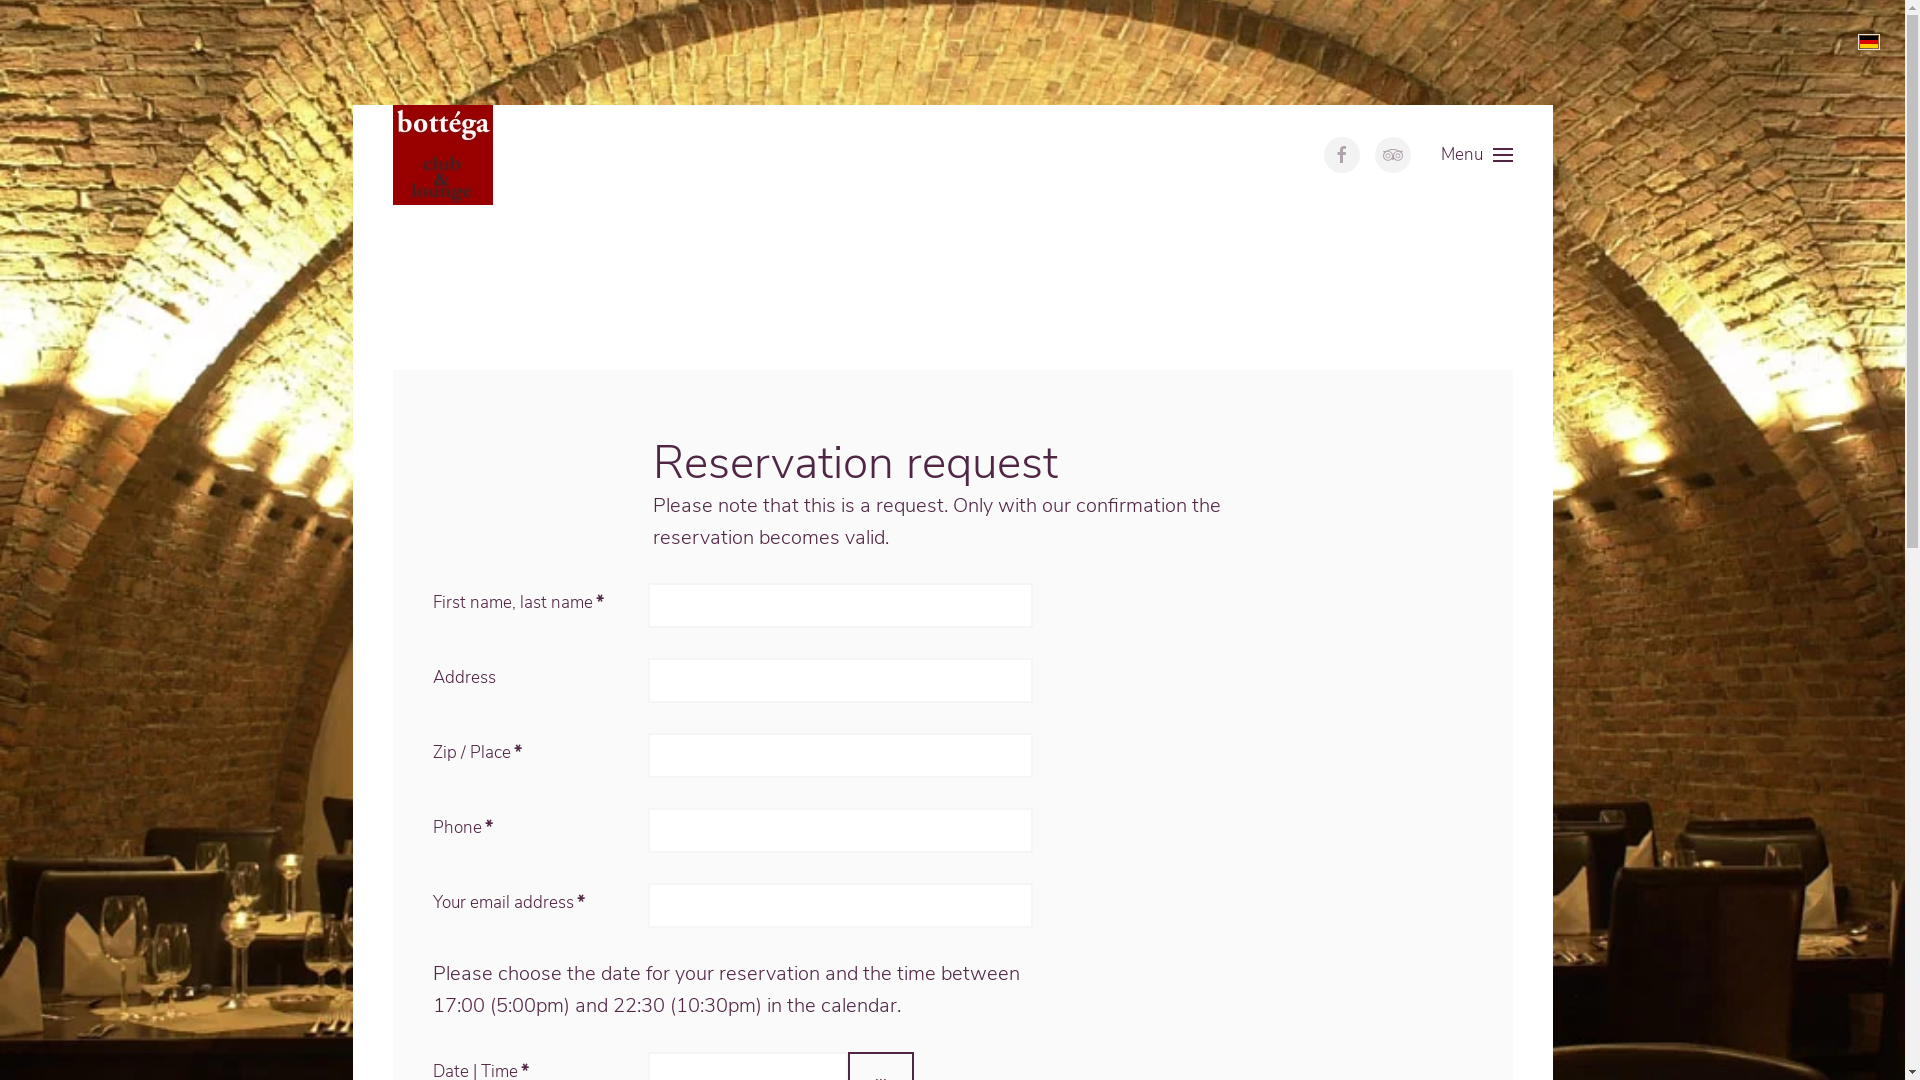 The image size is (1920, 1080). I want to click on 'Deutsch', so click(1867, 42).